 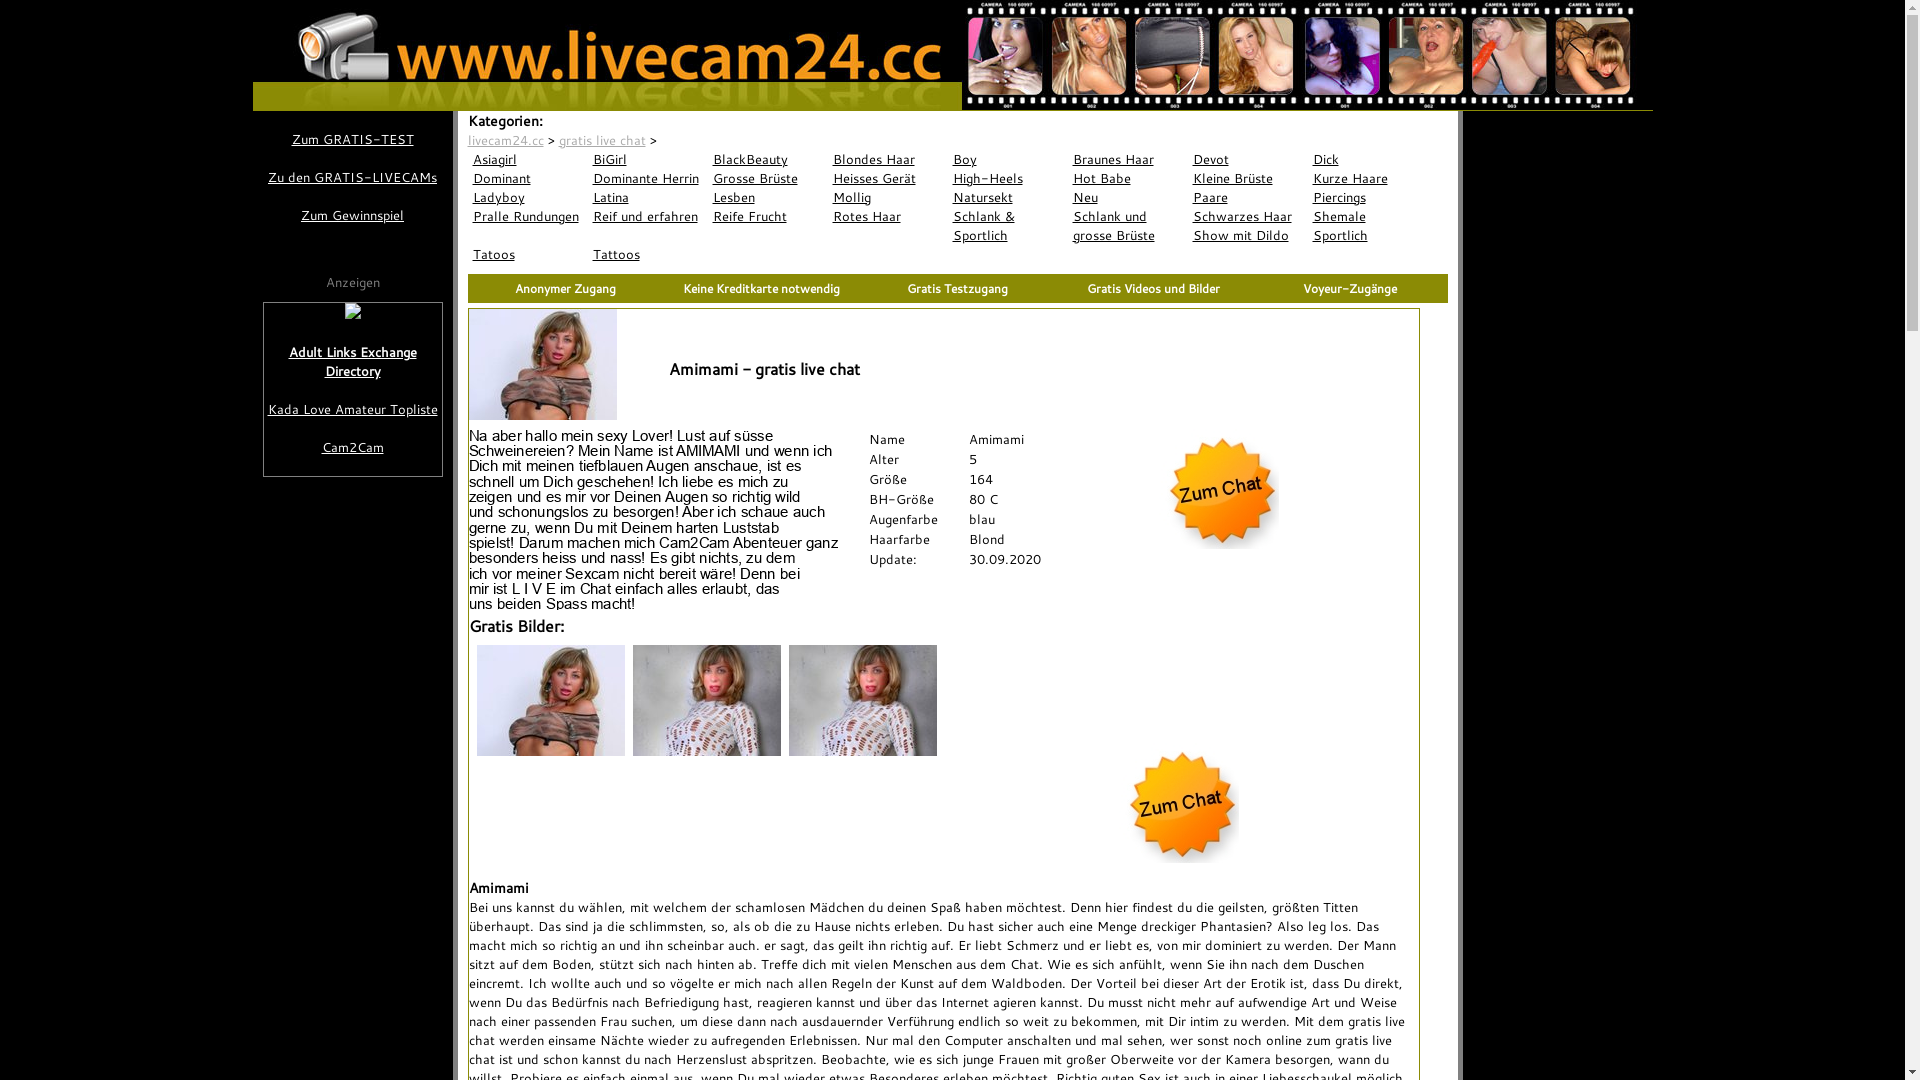 I want to click on 'Neu', so click(x=1128, y=197).